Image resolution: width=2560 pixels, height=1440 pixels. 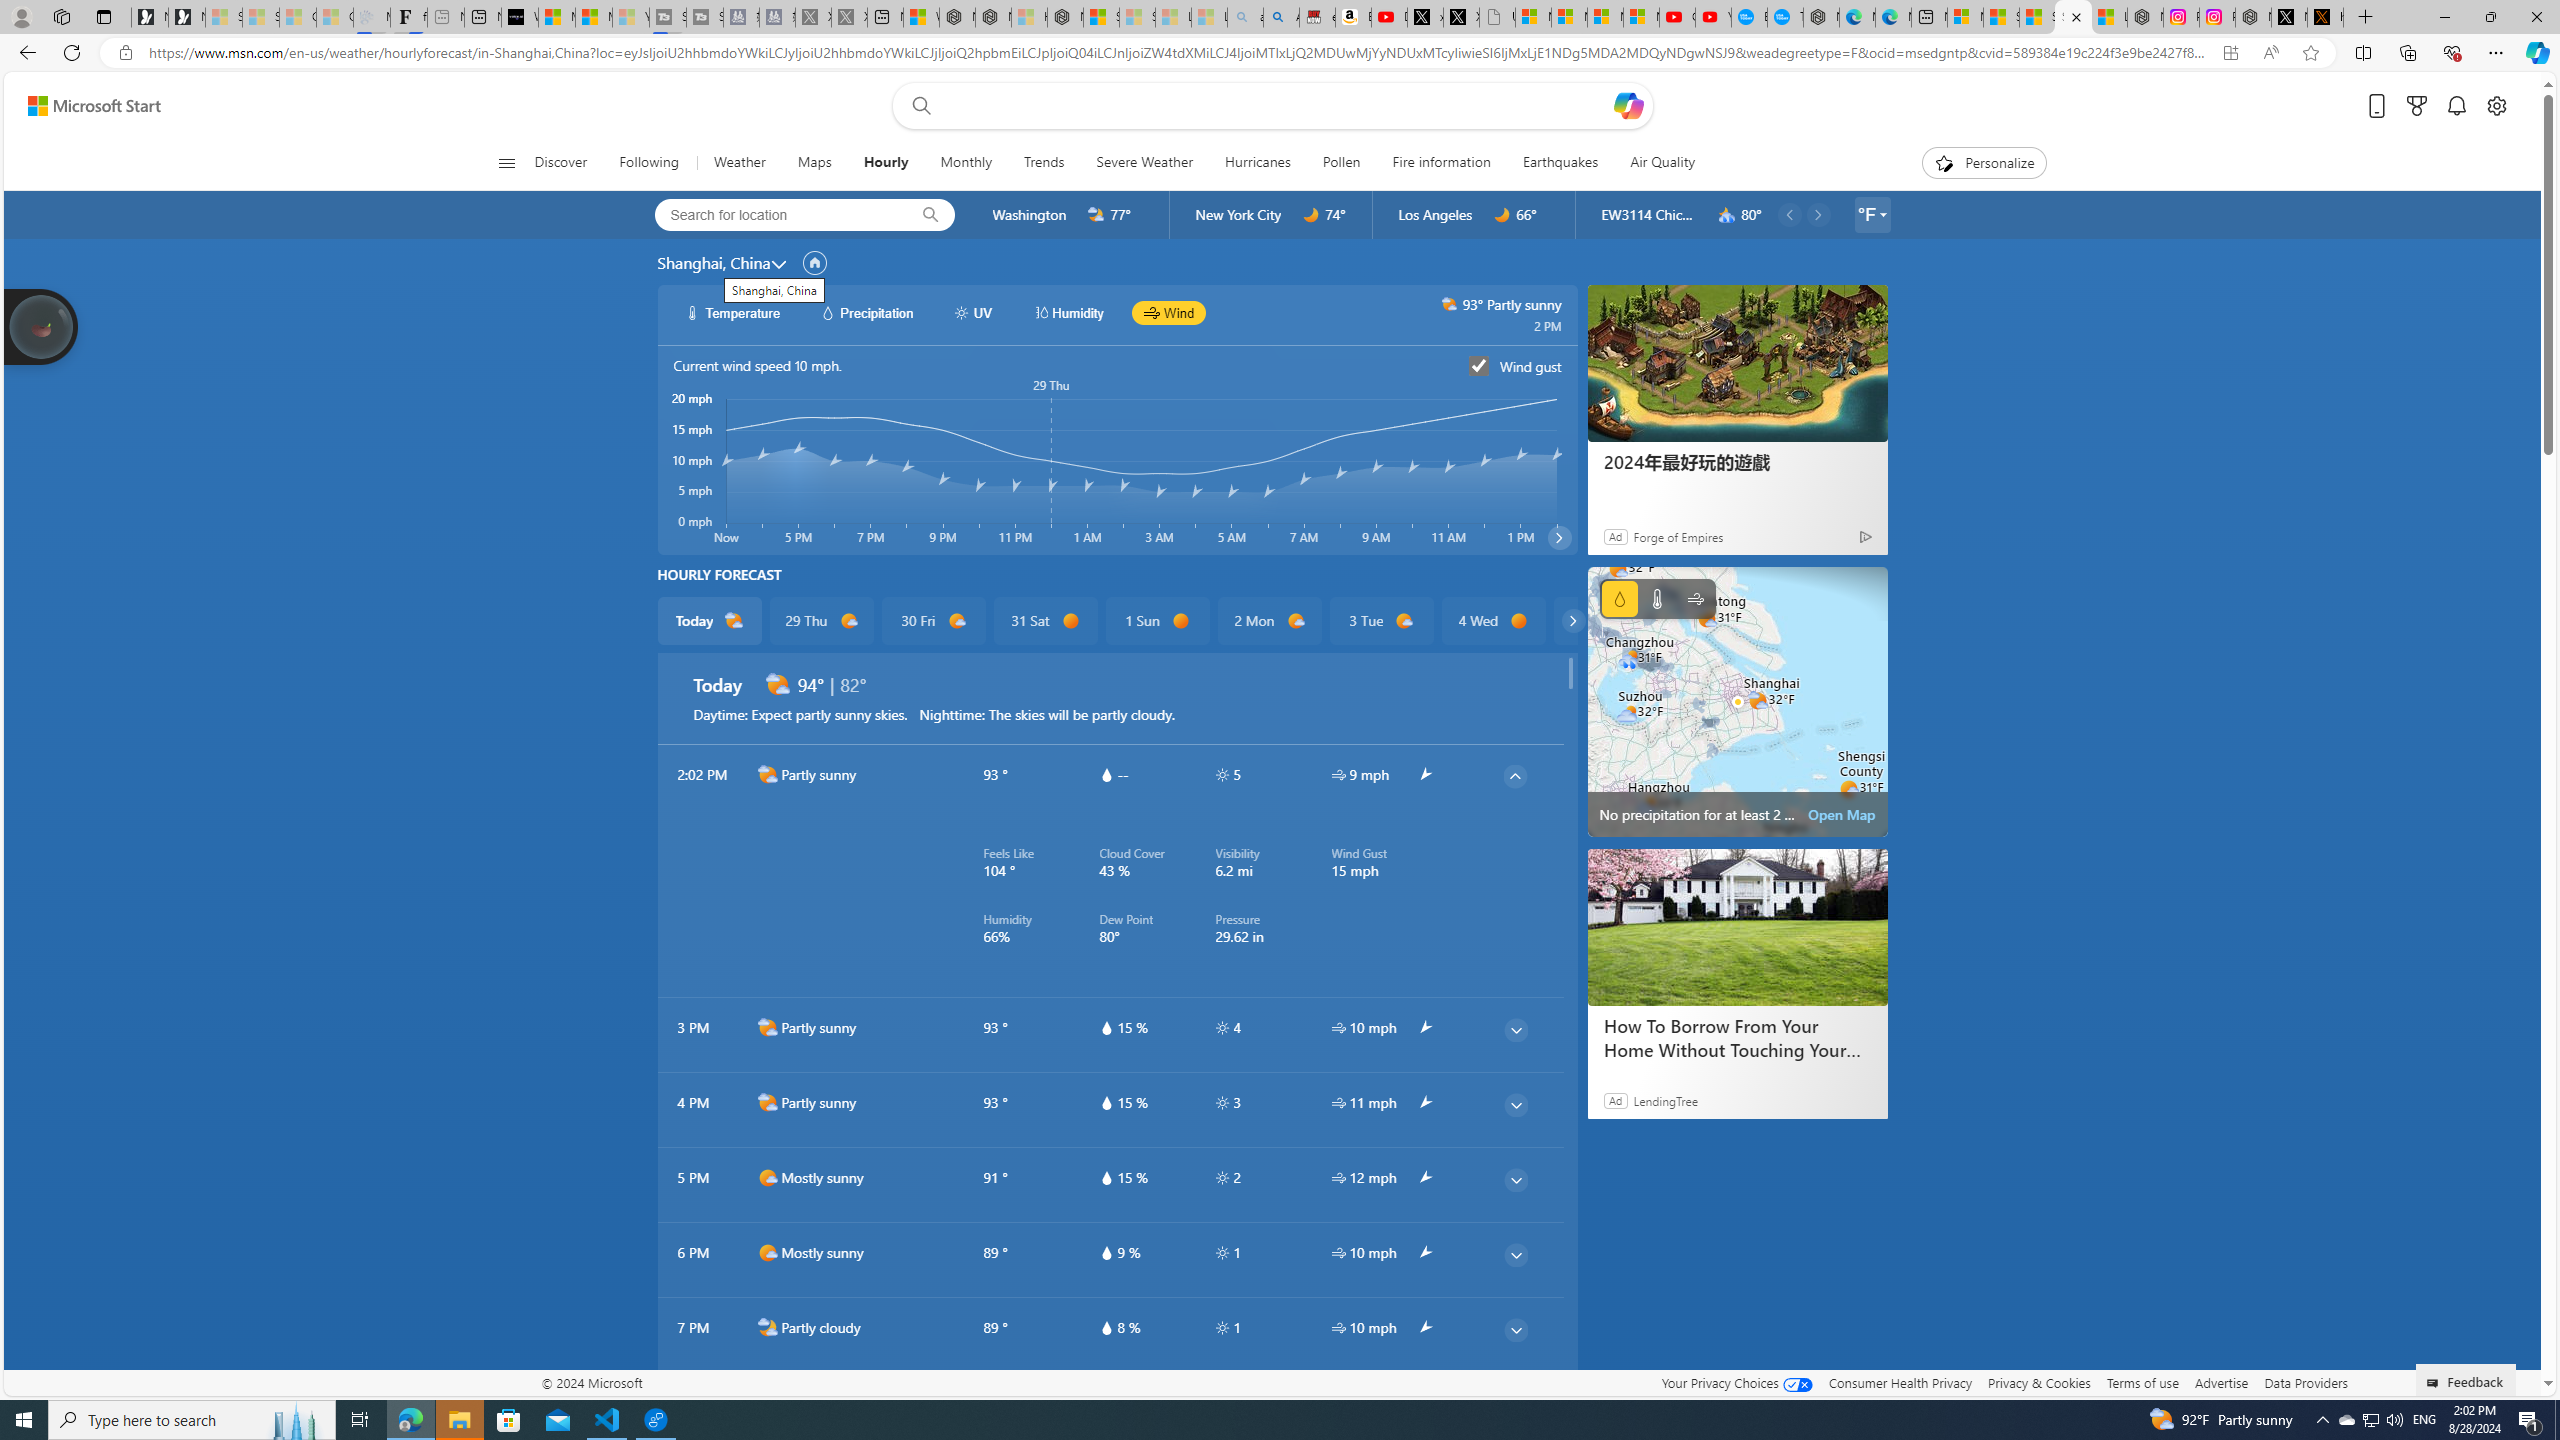 What do you see at coordinates (1737, 701) in the screenshot?
I see `'No precipitation for at least 2 hours'` at bounding box center [1737, 701].